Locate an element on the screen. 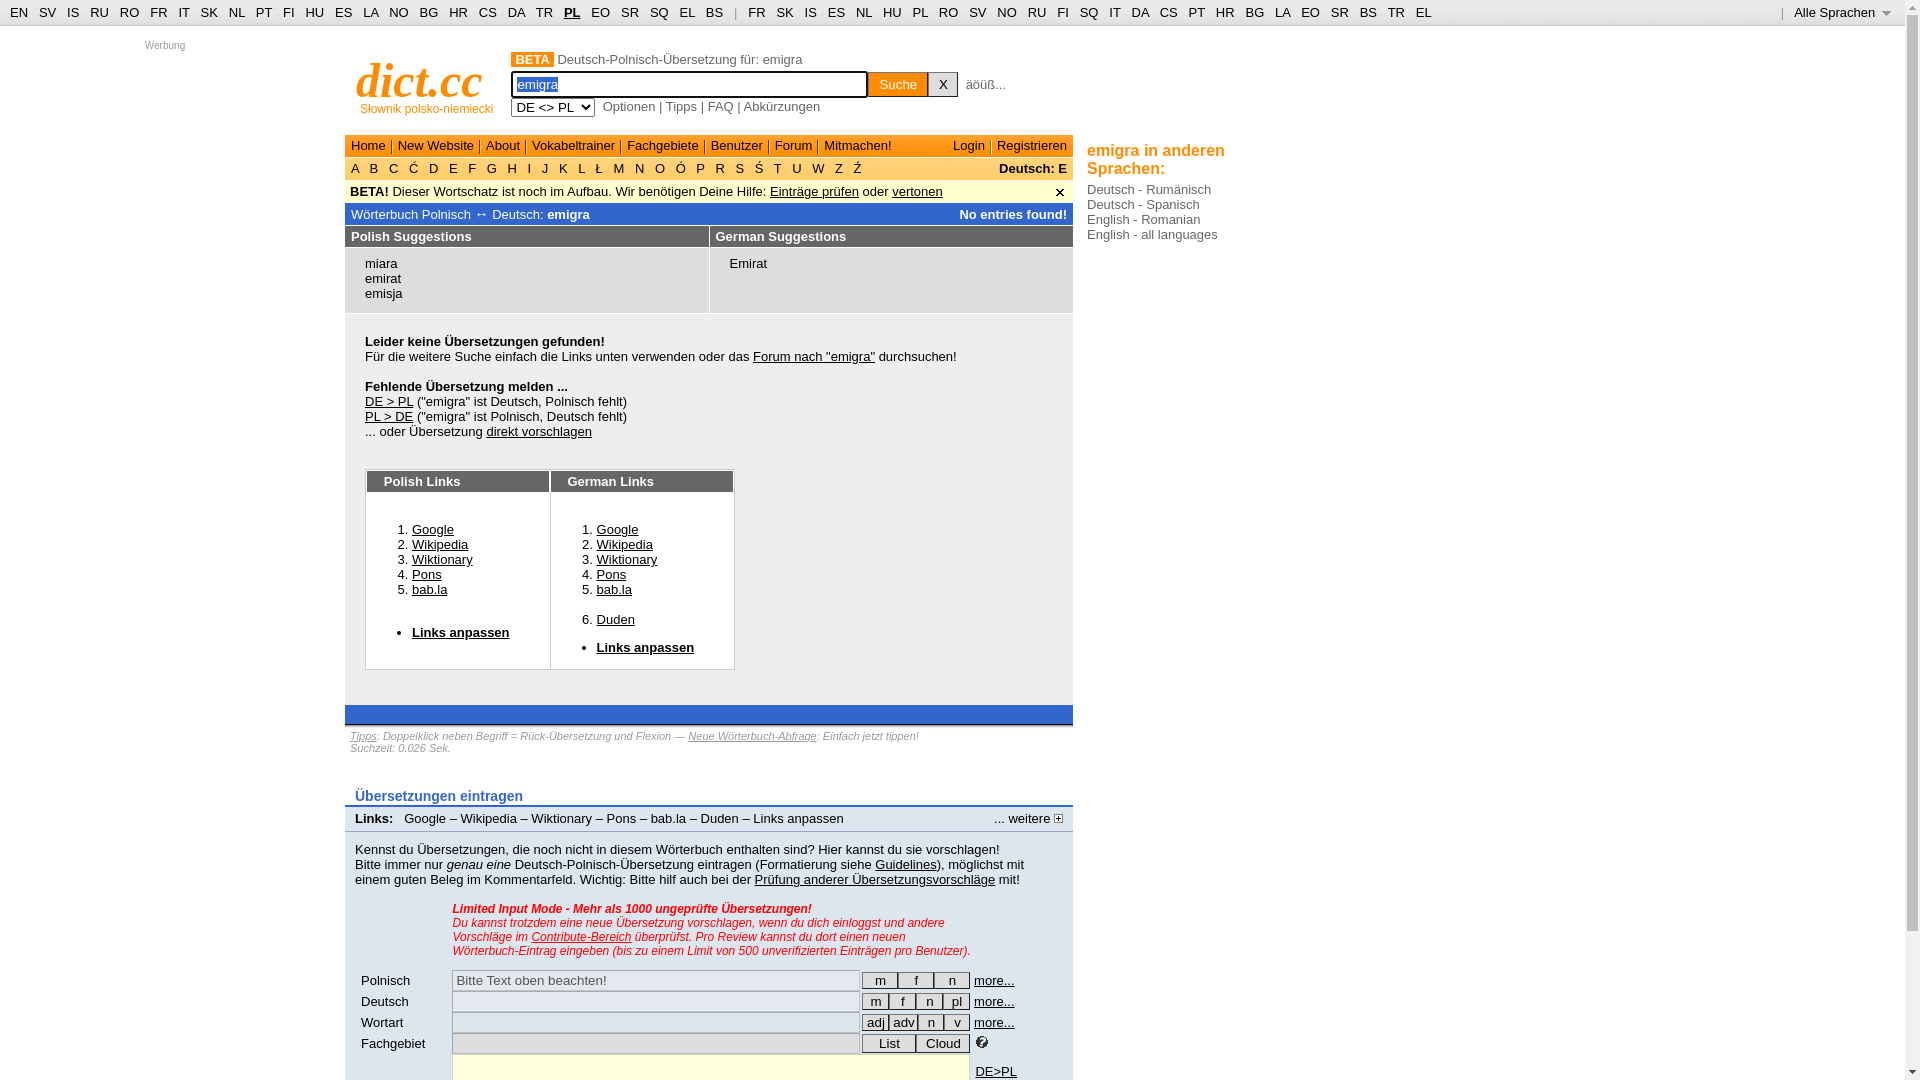 Image resolution: width=1920 pixels, height=1080 pixels. 'CS' is located at coordinates (488, 12).